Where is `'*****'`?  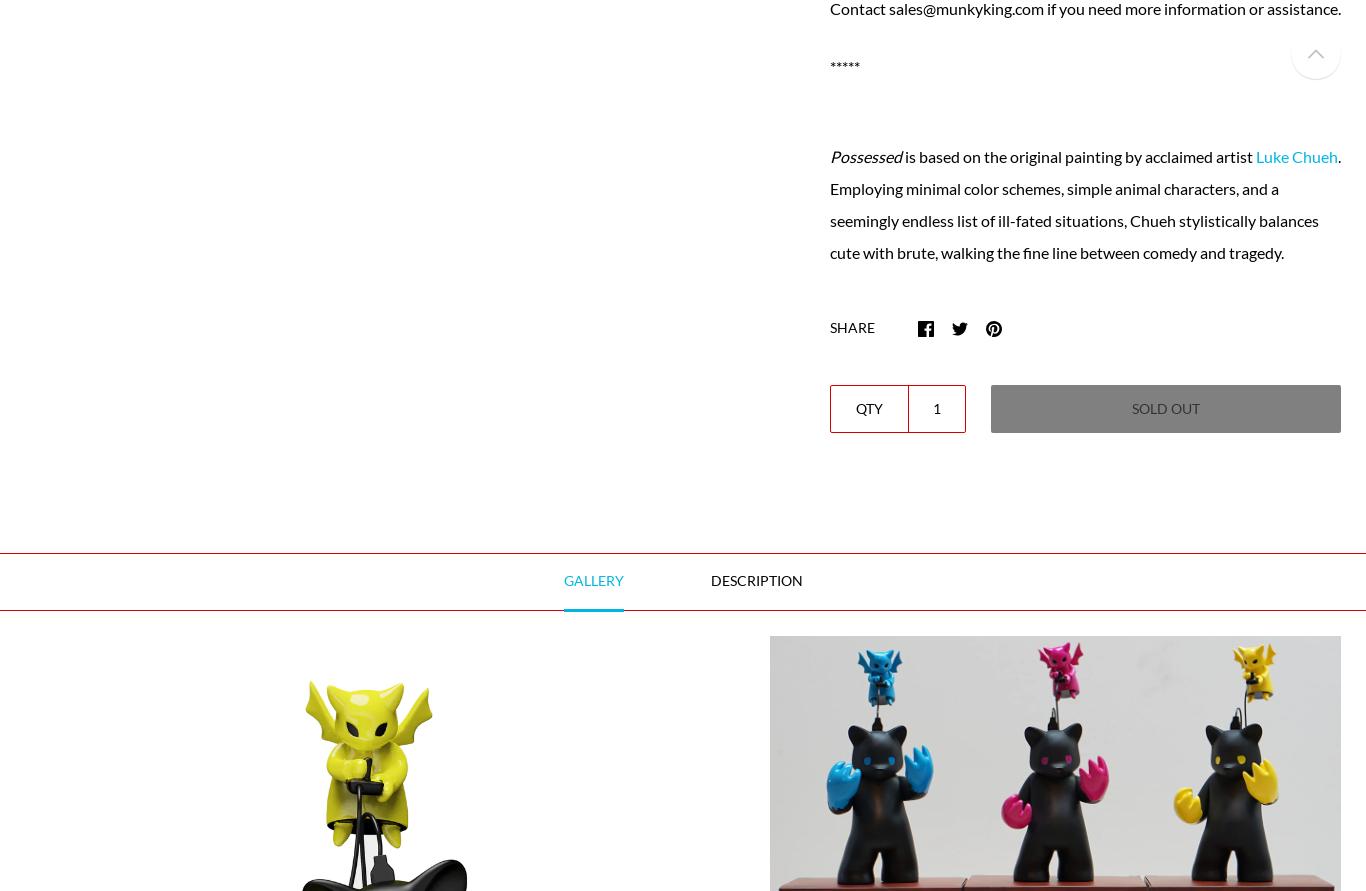 '*****' is located at coordinates (828, 65).